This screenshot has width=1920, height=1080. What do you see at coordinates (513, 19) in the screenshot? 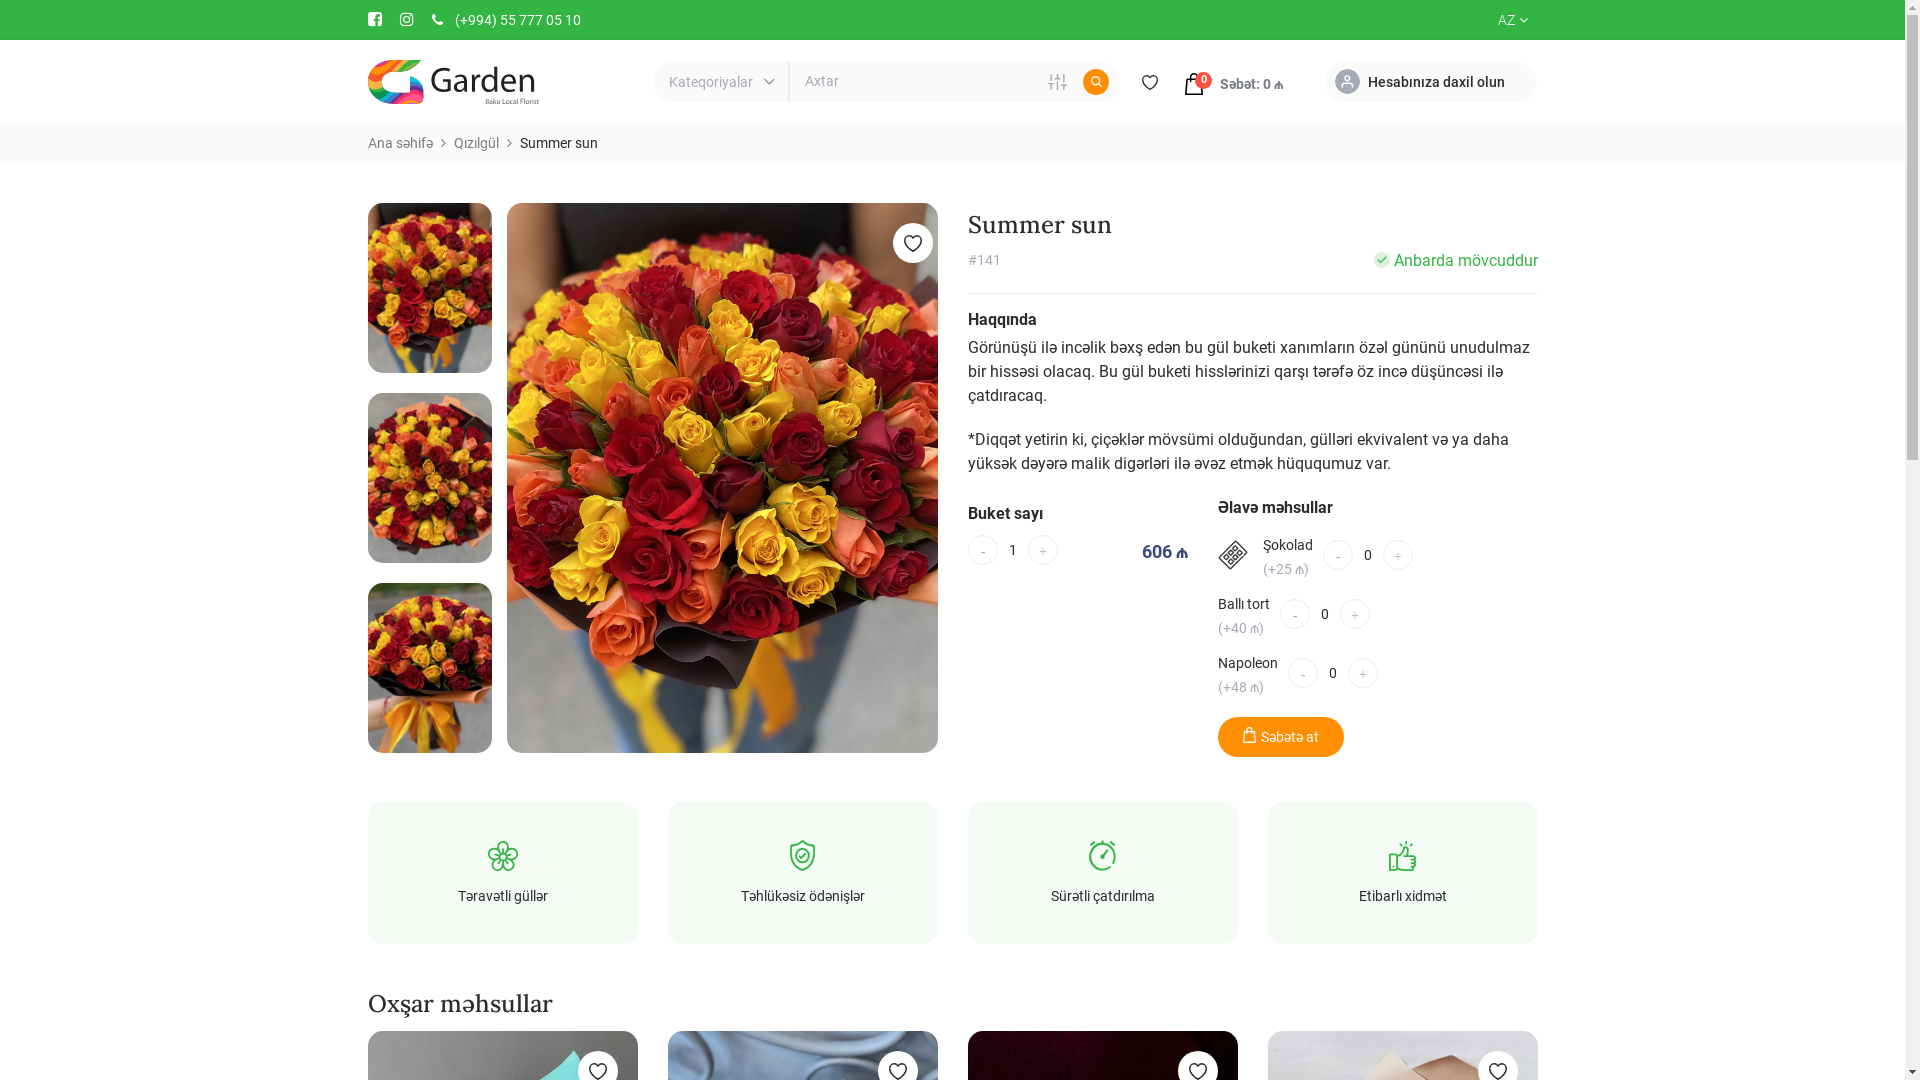
I see `'(+994) 55 777 05 10'` at bounding box center [513, 19].